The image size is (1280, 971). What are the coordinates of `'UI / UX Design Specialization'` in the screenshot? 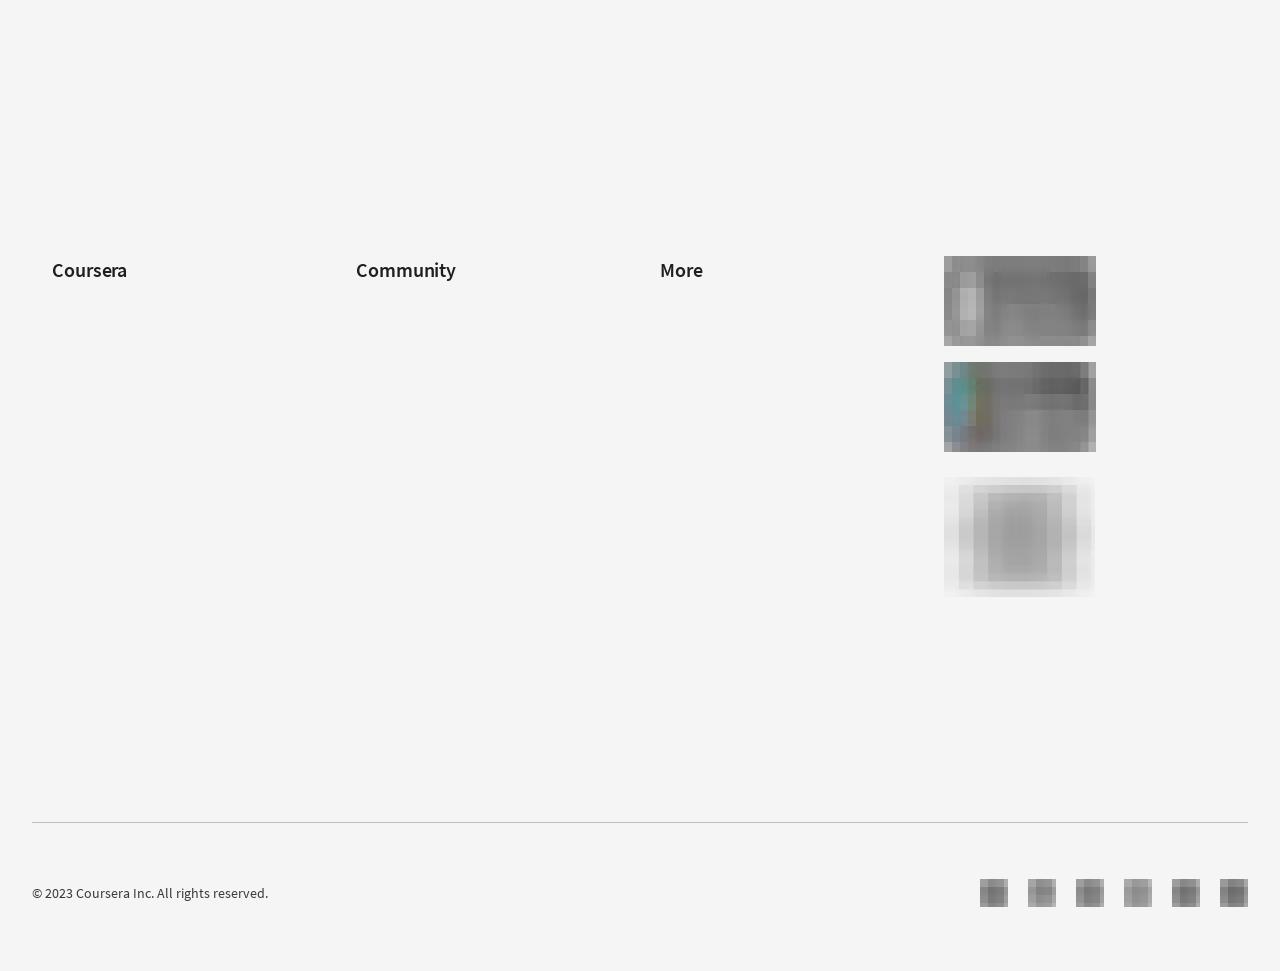 It's located at (439, 119).